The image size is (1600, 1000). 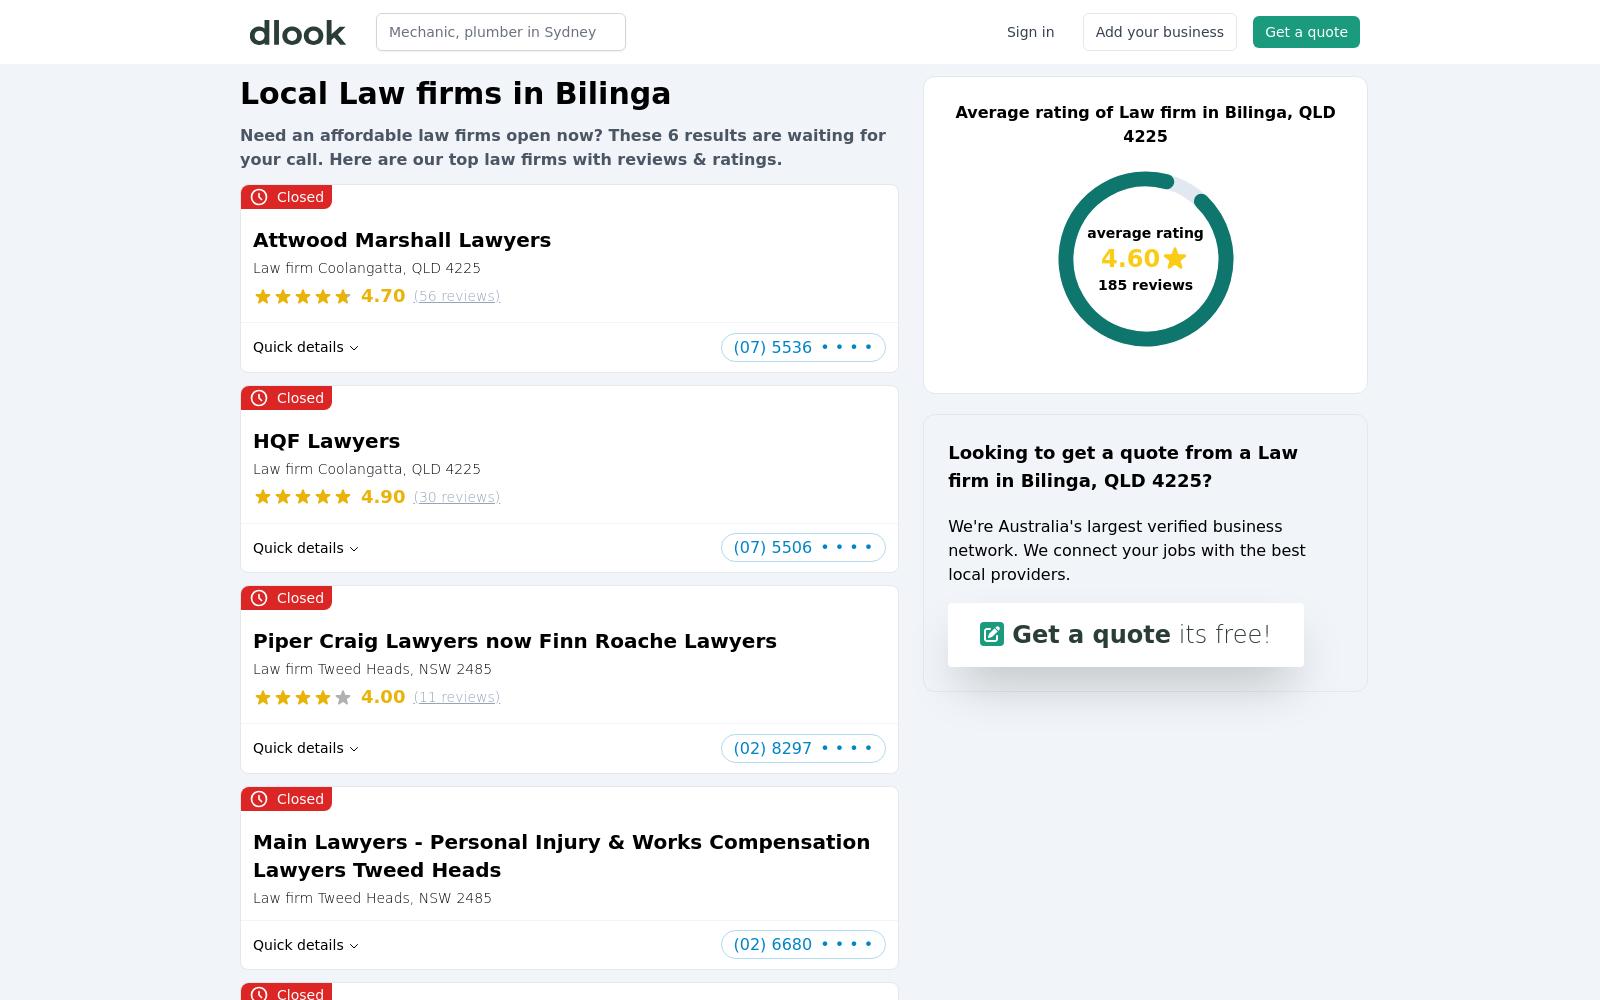 I want to click on '4.70', so click(x=383, y=295).